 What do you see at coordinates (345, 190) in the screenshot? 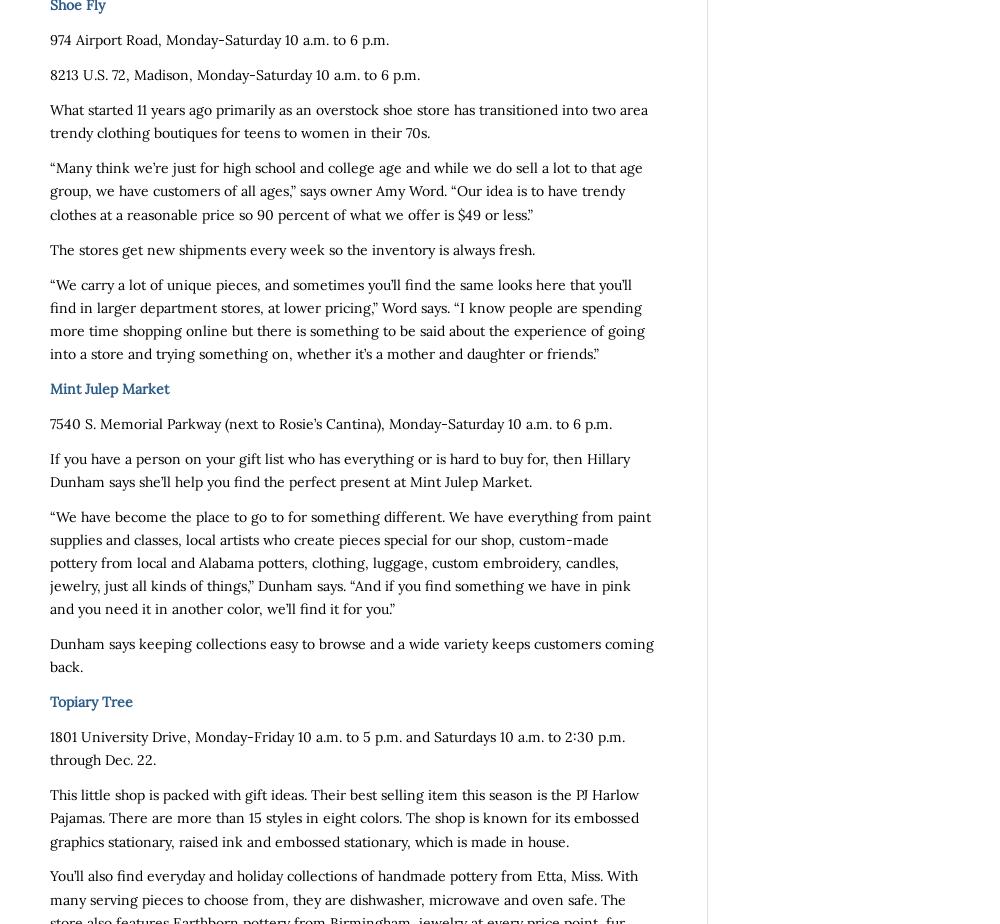
I see `'“Many think we’re just for high school and college age and while we do sell a lot to that age group, we have customers of all ages,” says owner Amy Word. “Our idea is to have trendy clothes at a reasonable price so 90 percent of what we offer is $49 or less.”'` at bounding box center [345, 190].